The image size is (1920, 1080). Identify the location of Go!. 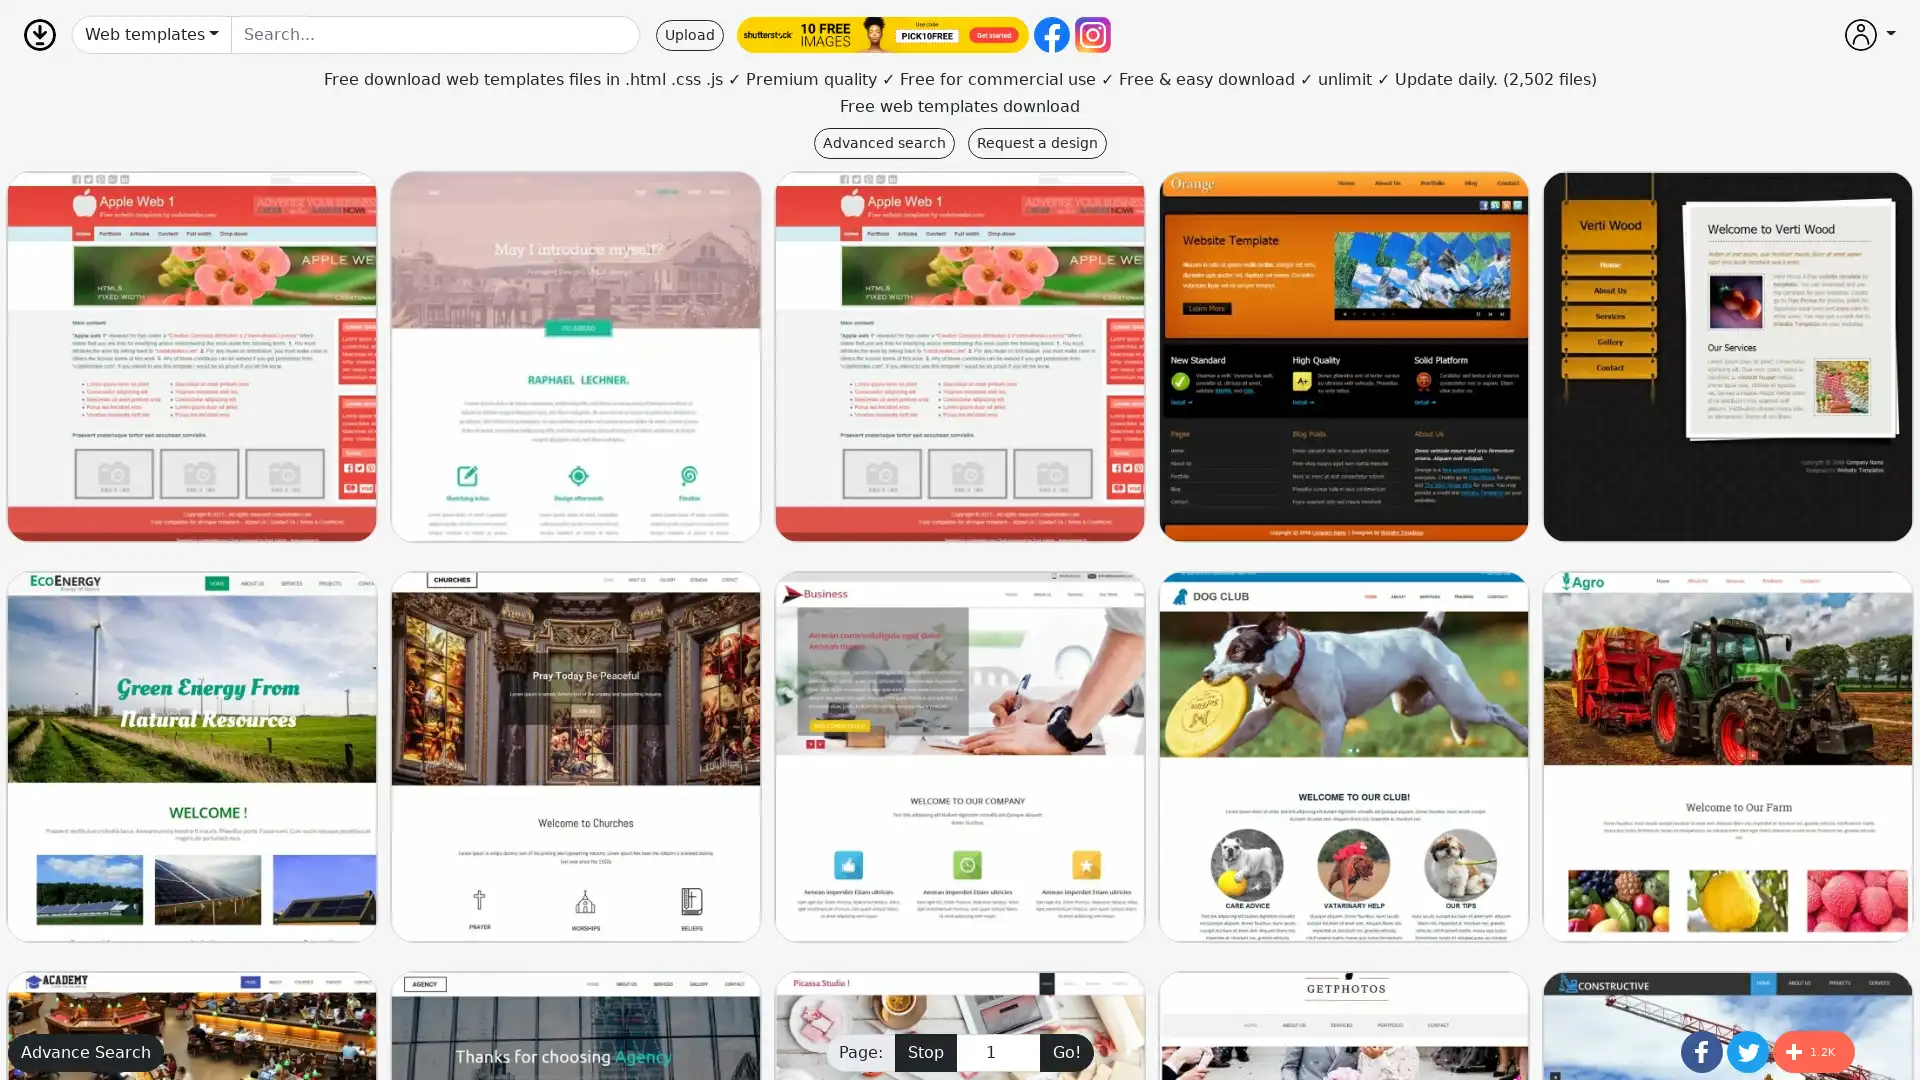
(1065, 1052).